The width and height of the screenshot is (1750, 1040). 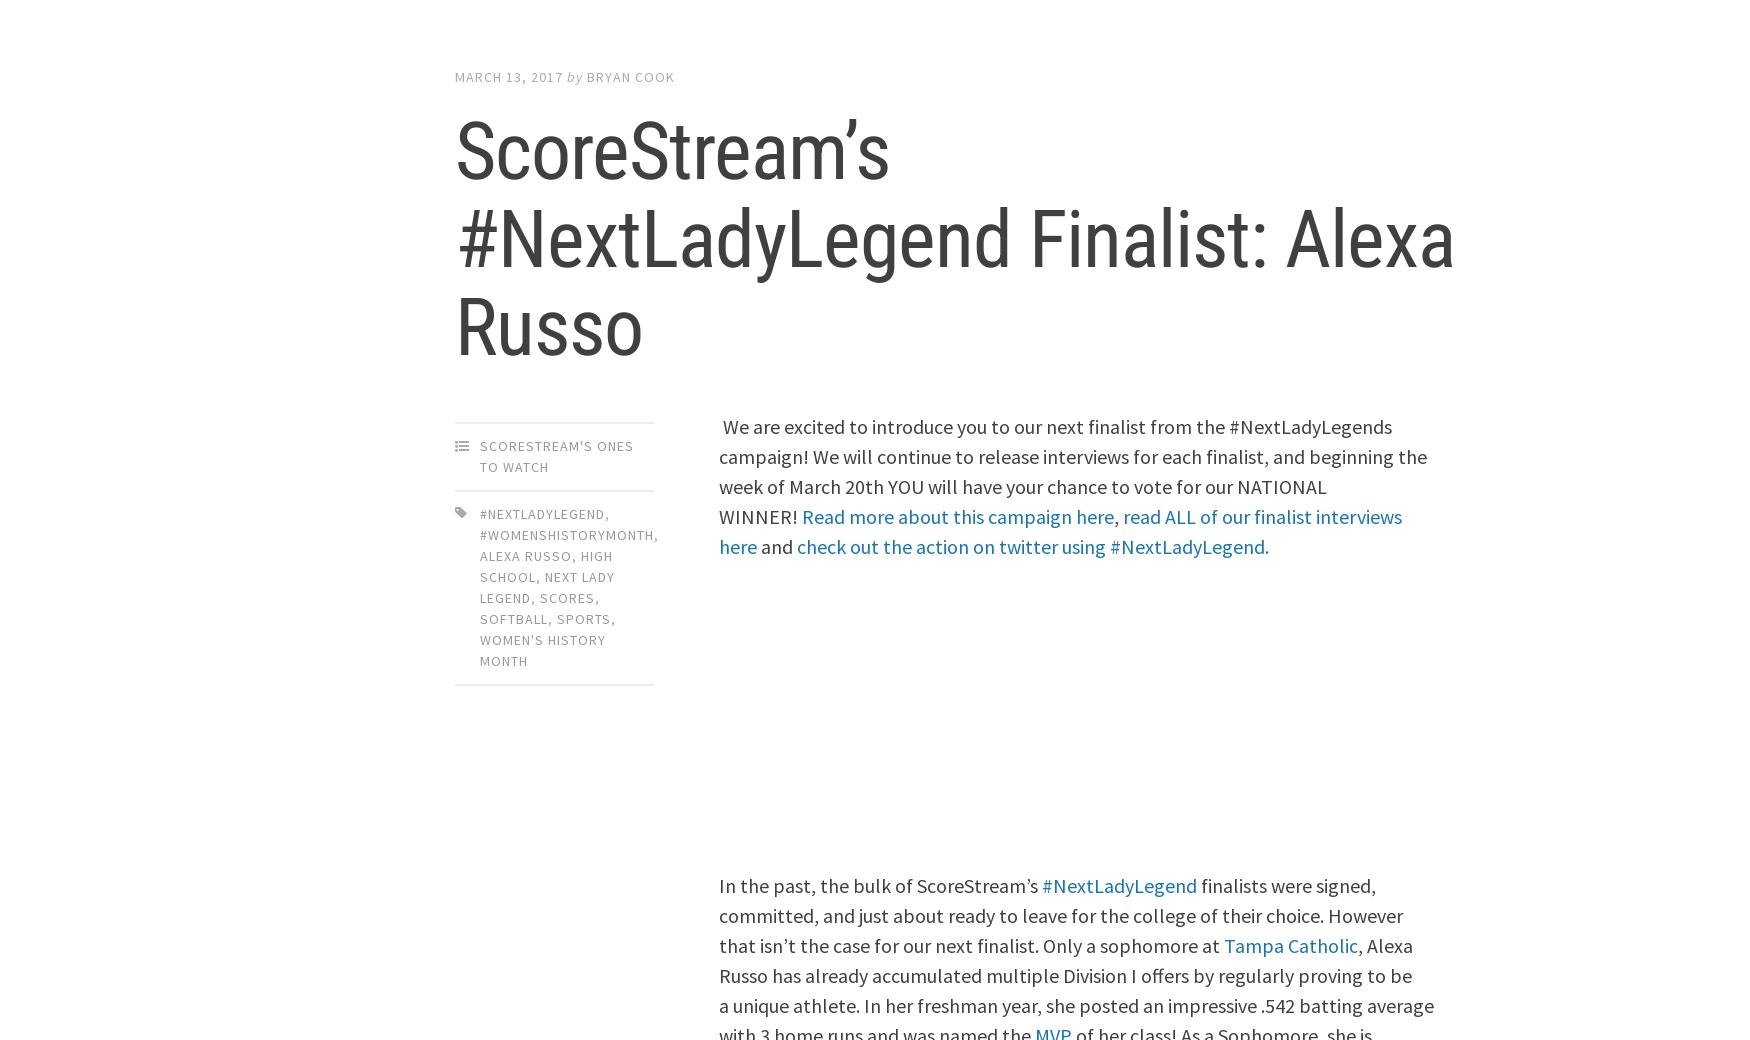 I want to click on 'check out the action on twitter using #NextLadyLegend.', so click(x=1032, y=544).